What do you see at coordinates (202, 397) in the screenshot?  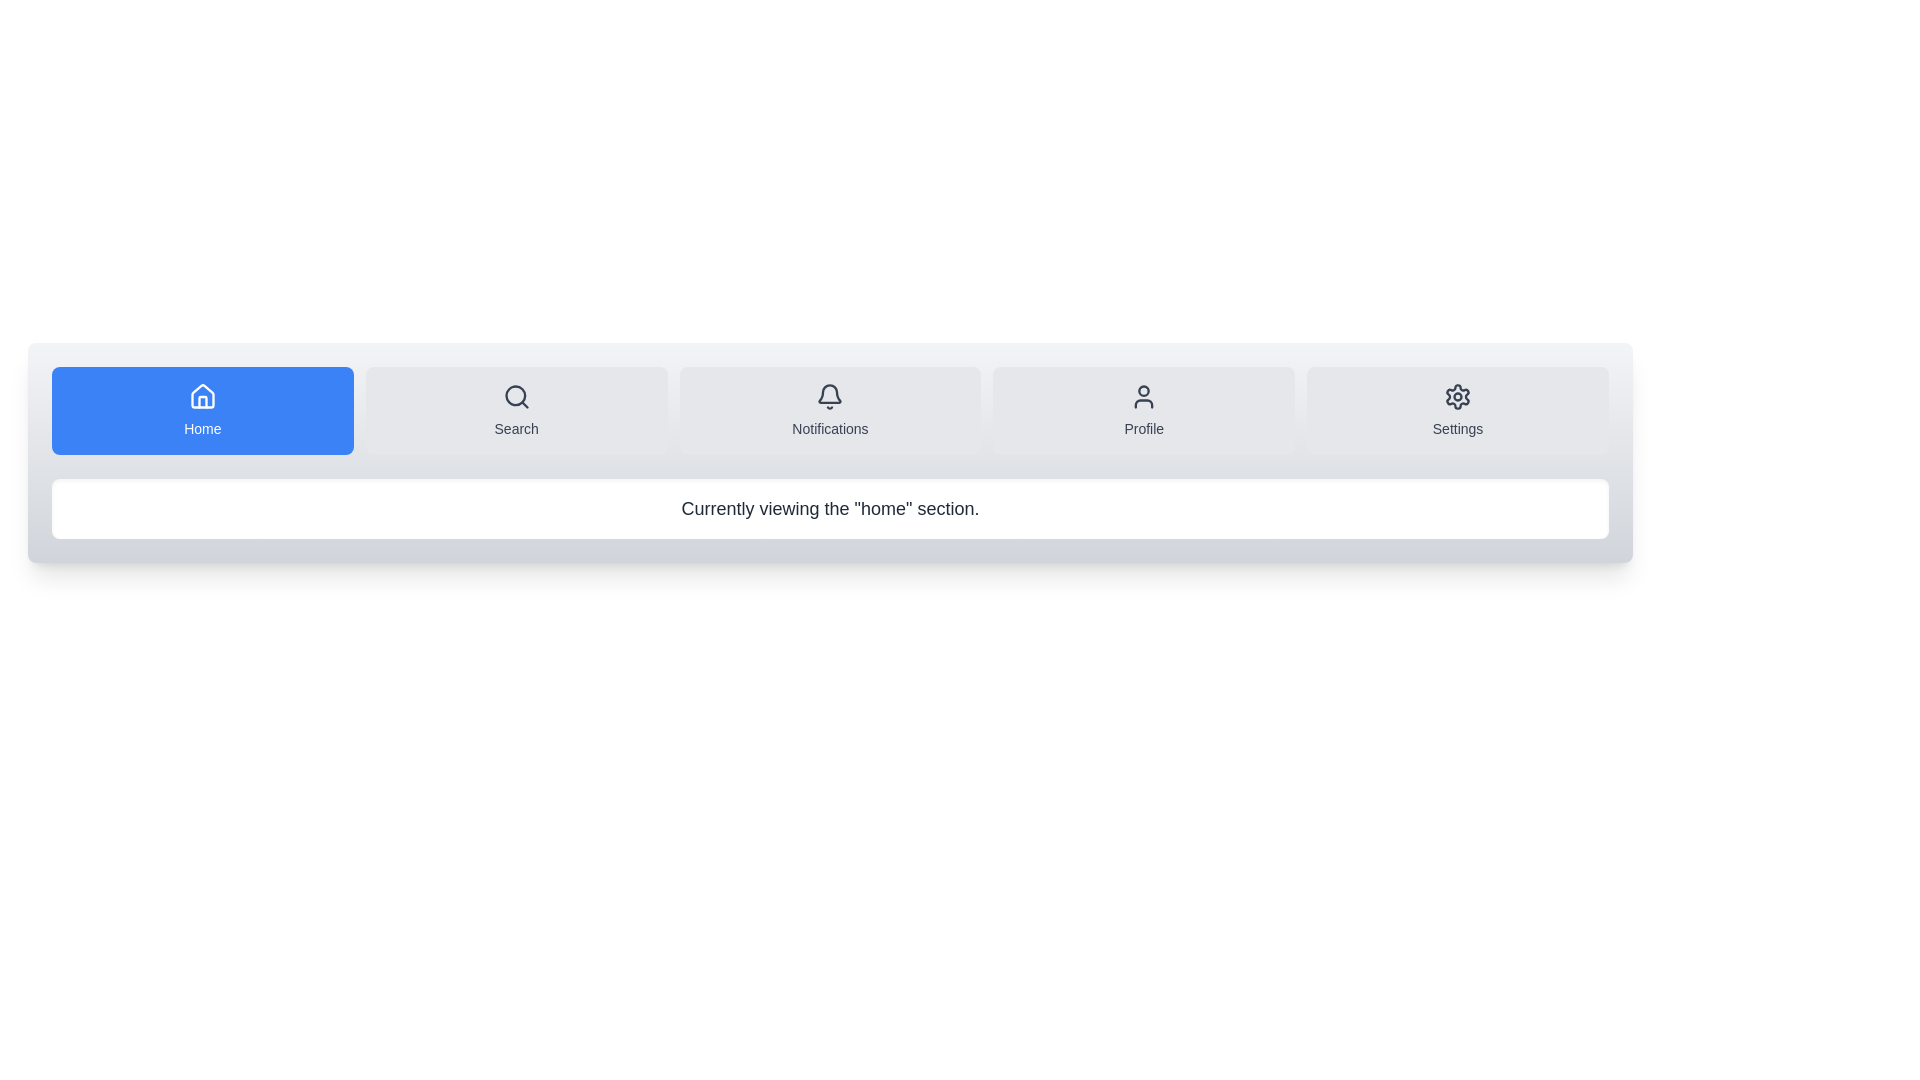 I see `the home button icon located in the top-left segment of the navigation bar, which is centered within the blue rectangular button labeled 'Home'` at bounding box center [202, 397].